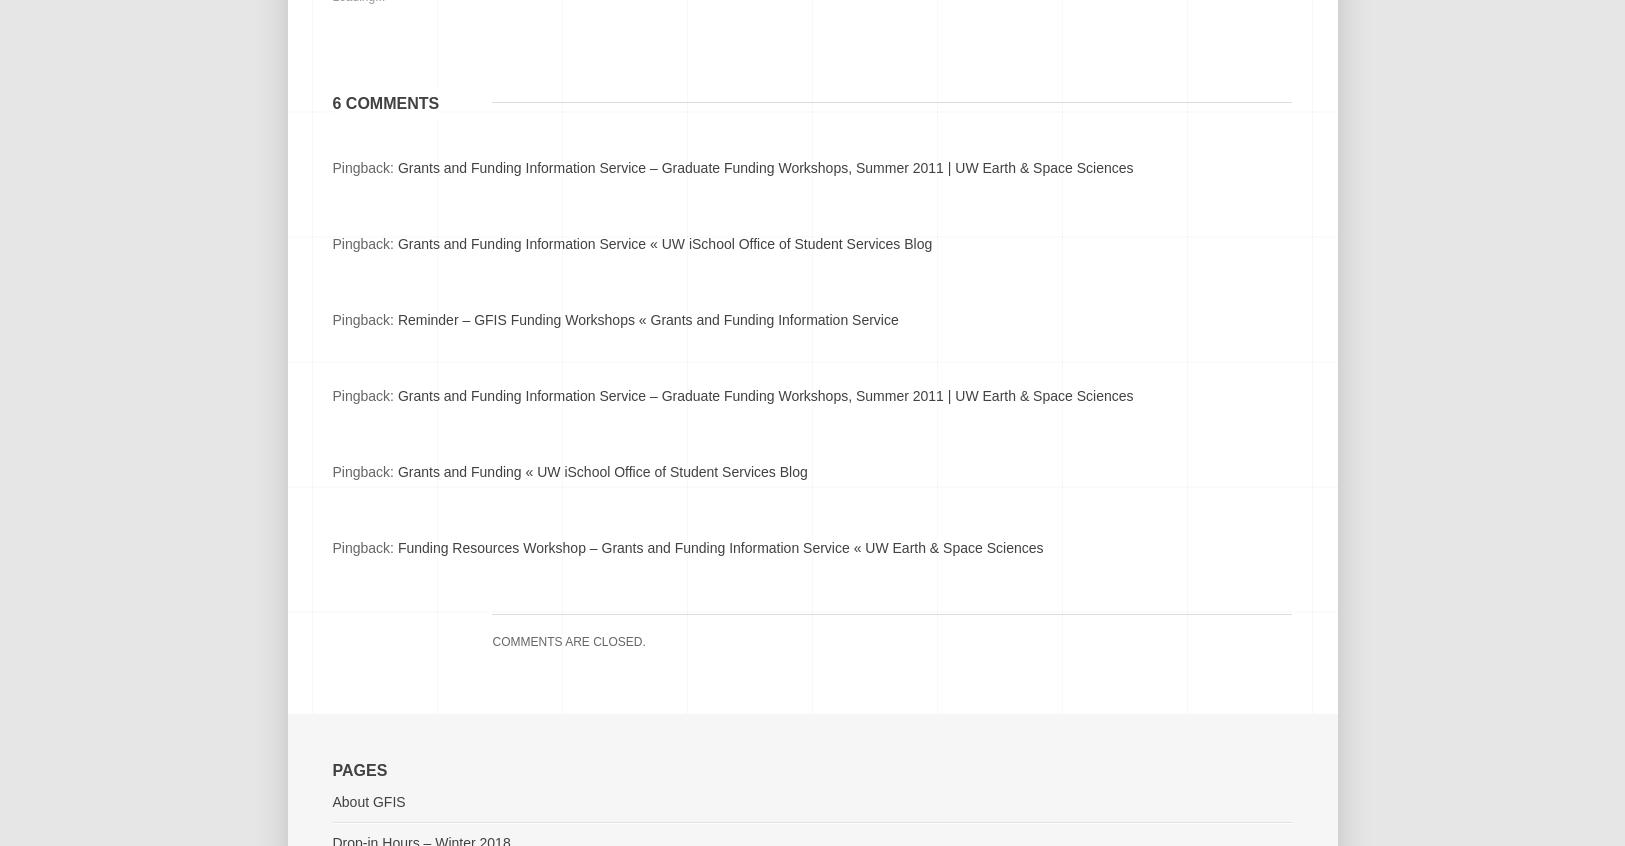 The height and width of the screenshot is (846, 1625). I want to click on 'Funding Resources Workshop – Grants and Funding Information Service « UW Earth & Space Sciences', so click(719, 548).